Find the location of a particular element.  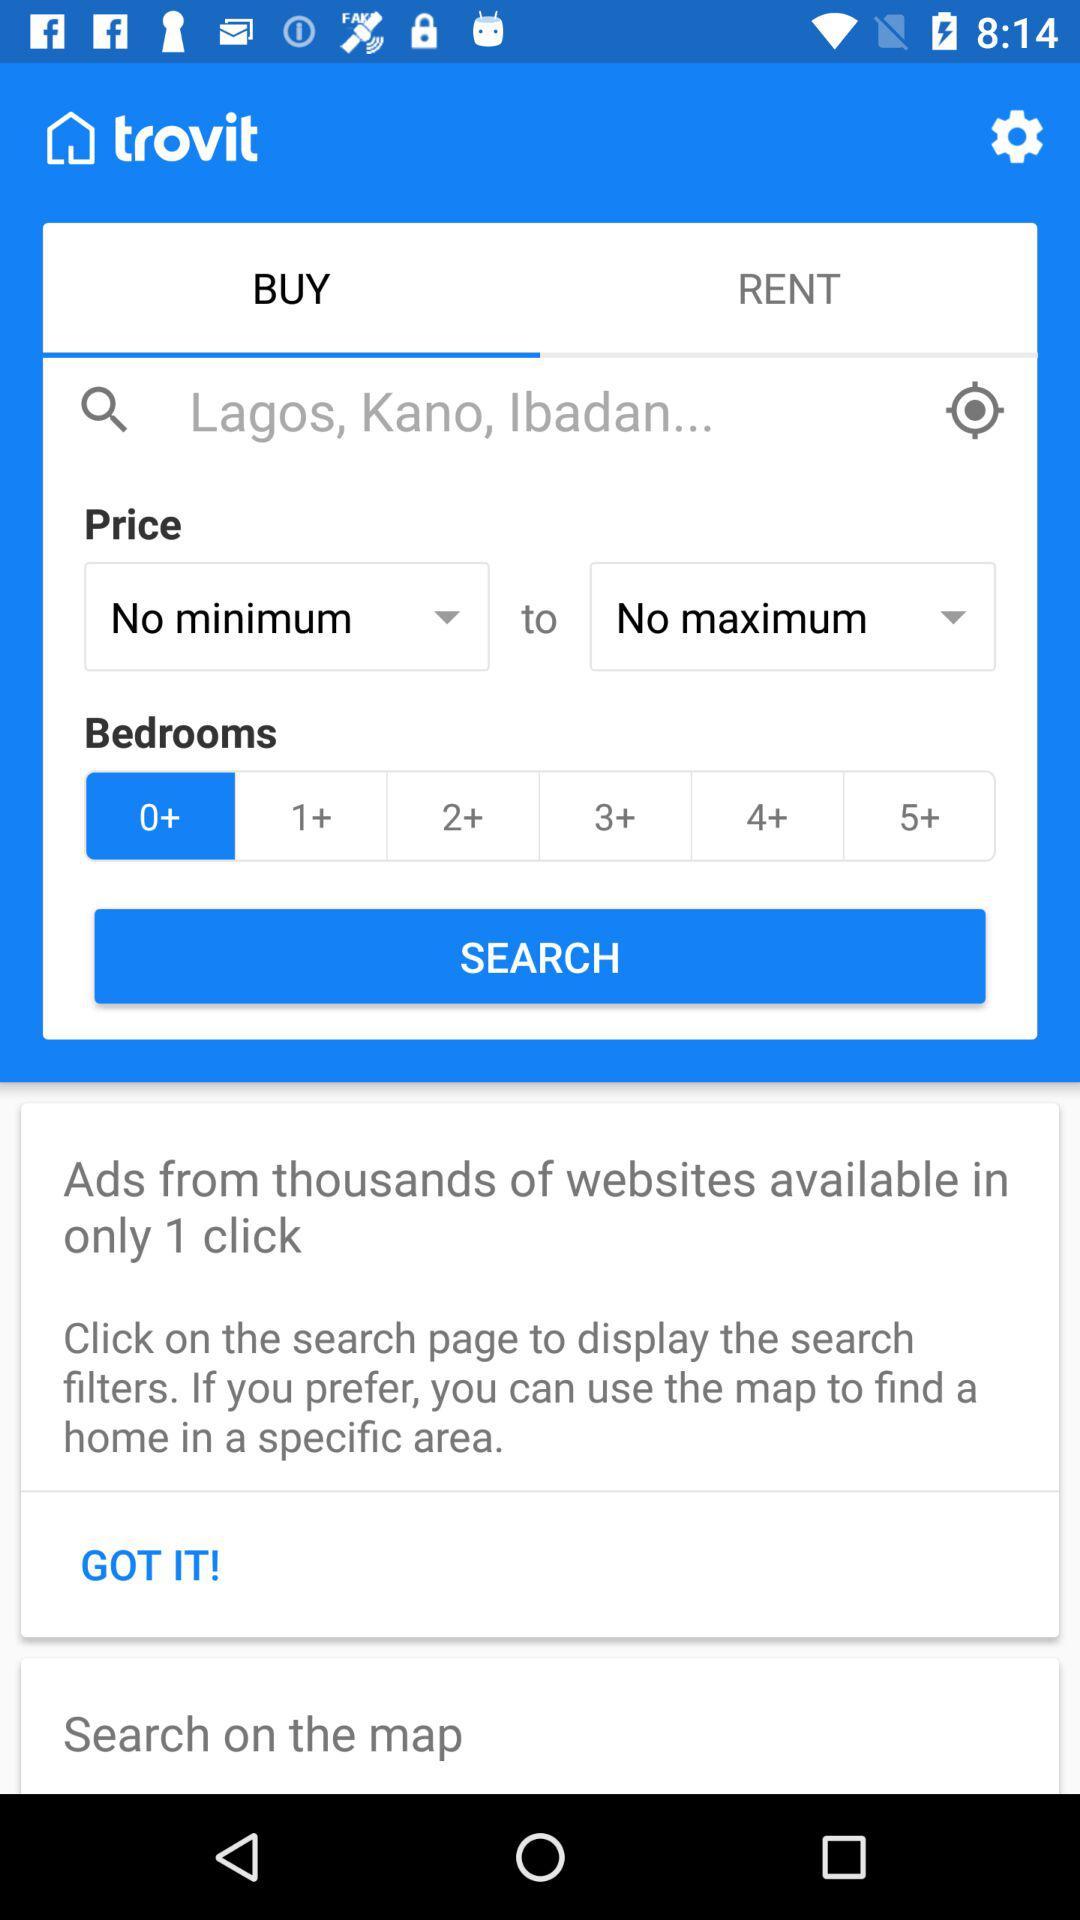

got it! at the bottom left corner is located at coordinates (149, 1562).